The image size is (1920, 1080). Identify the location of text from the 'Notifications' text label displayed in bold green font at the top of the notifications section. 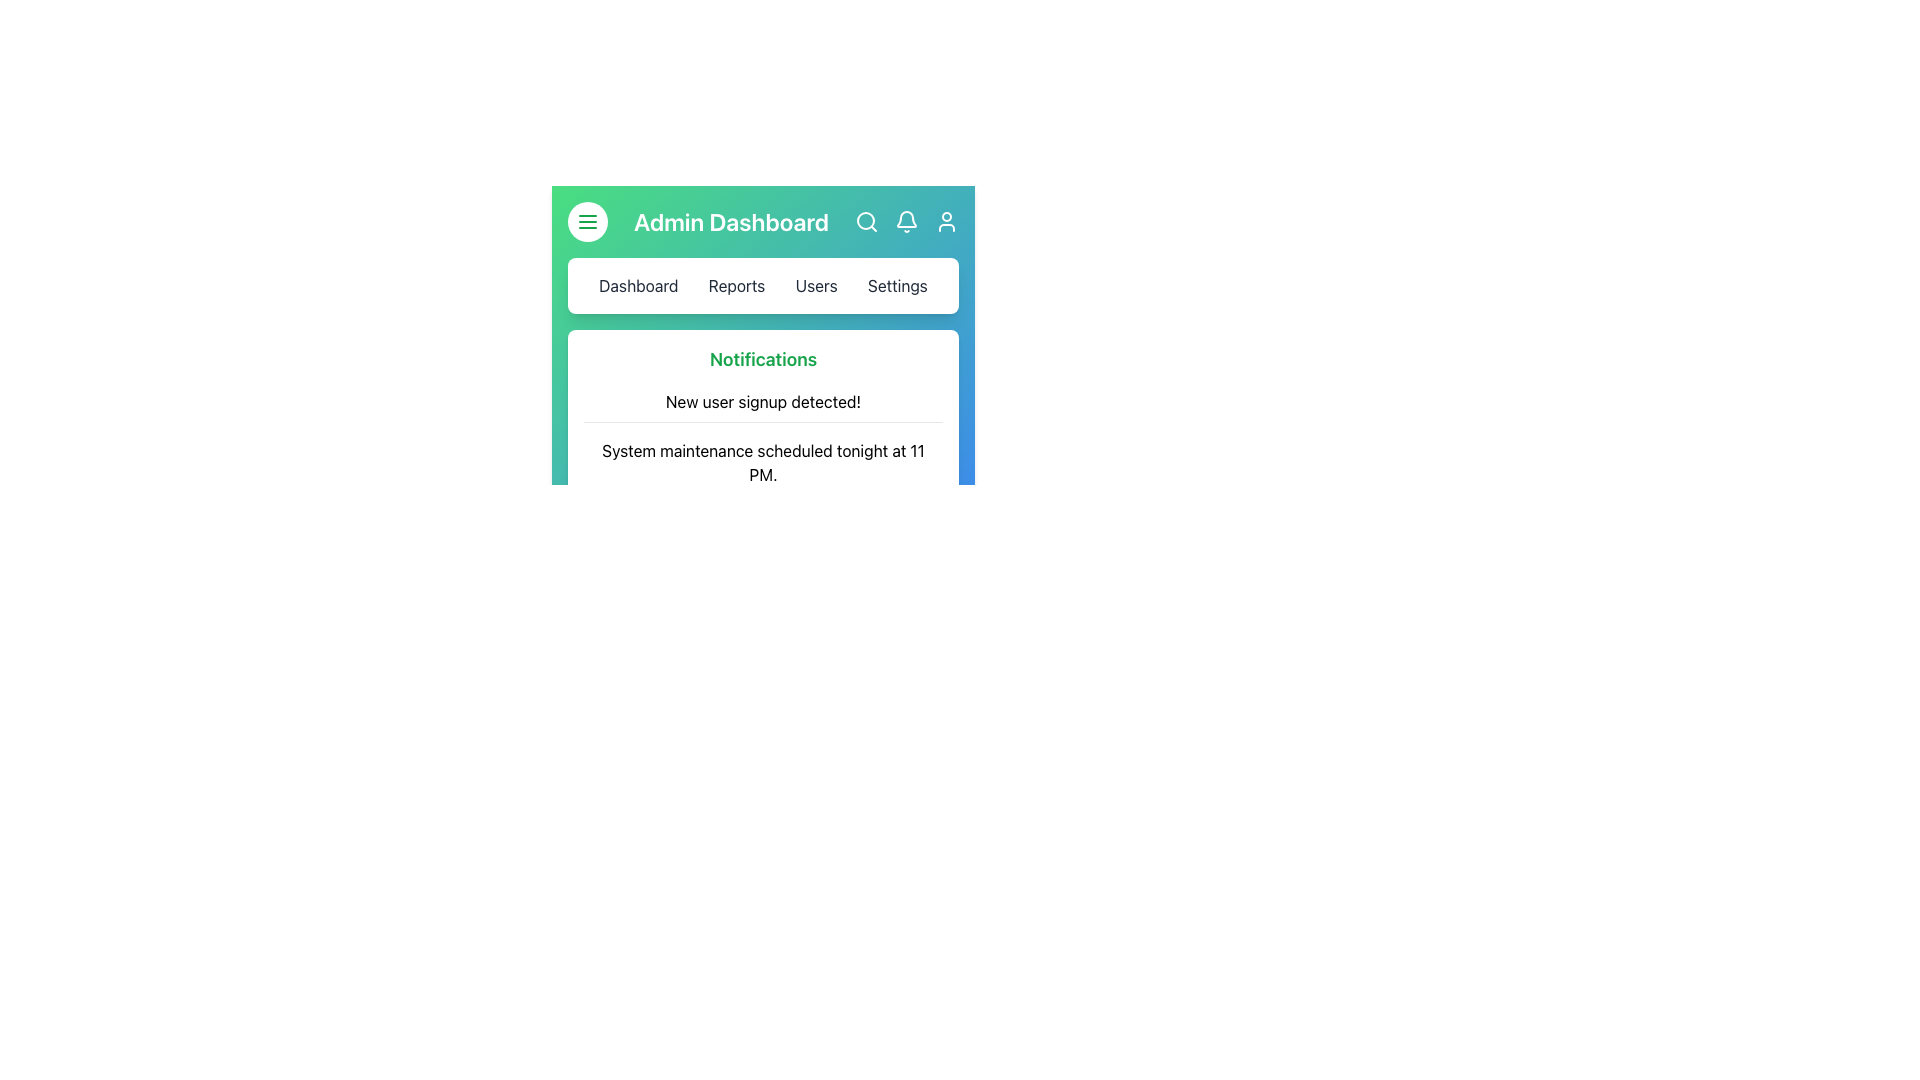
(762, 358).